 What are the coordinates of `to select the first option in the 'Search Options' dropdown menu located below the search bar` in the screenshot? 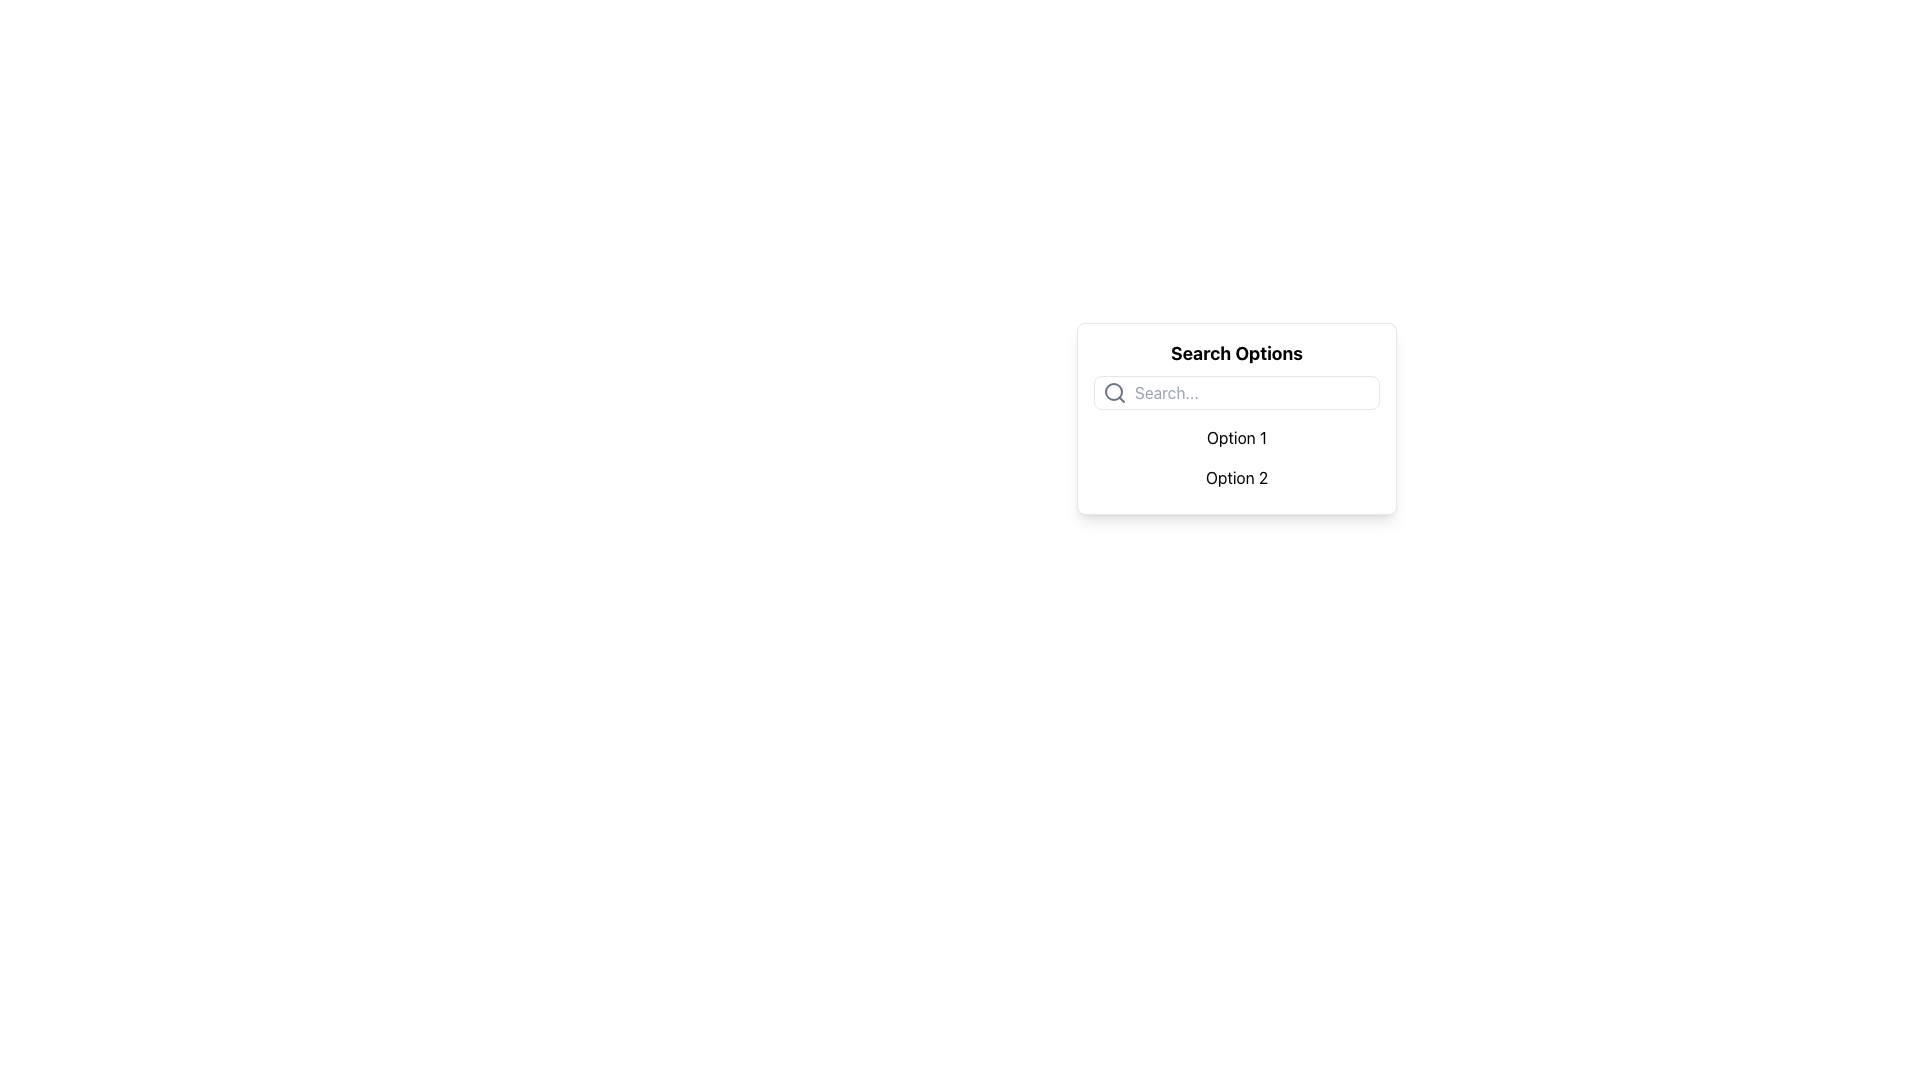 It's located at (1236, 437).